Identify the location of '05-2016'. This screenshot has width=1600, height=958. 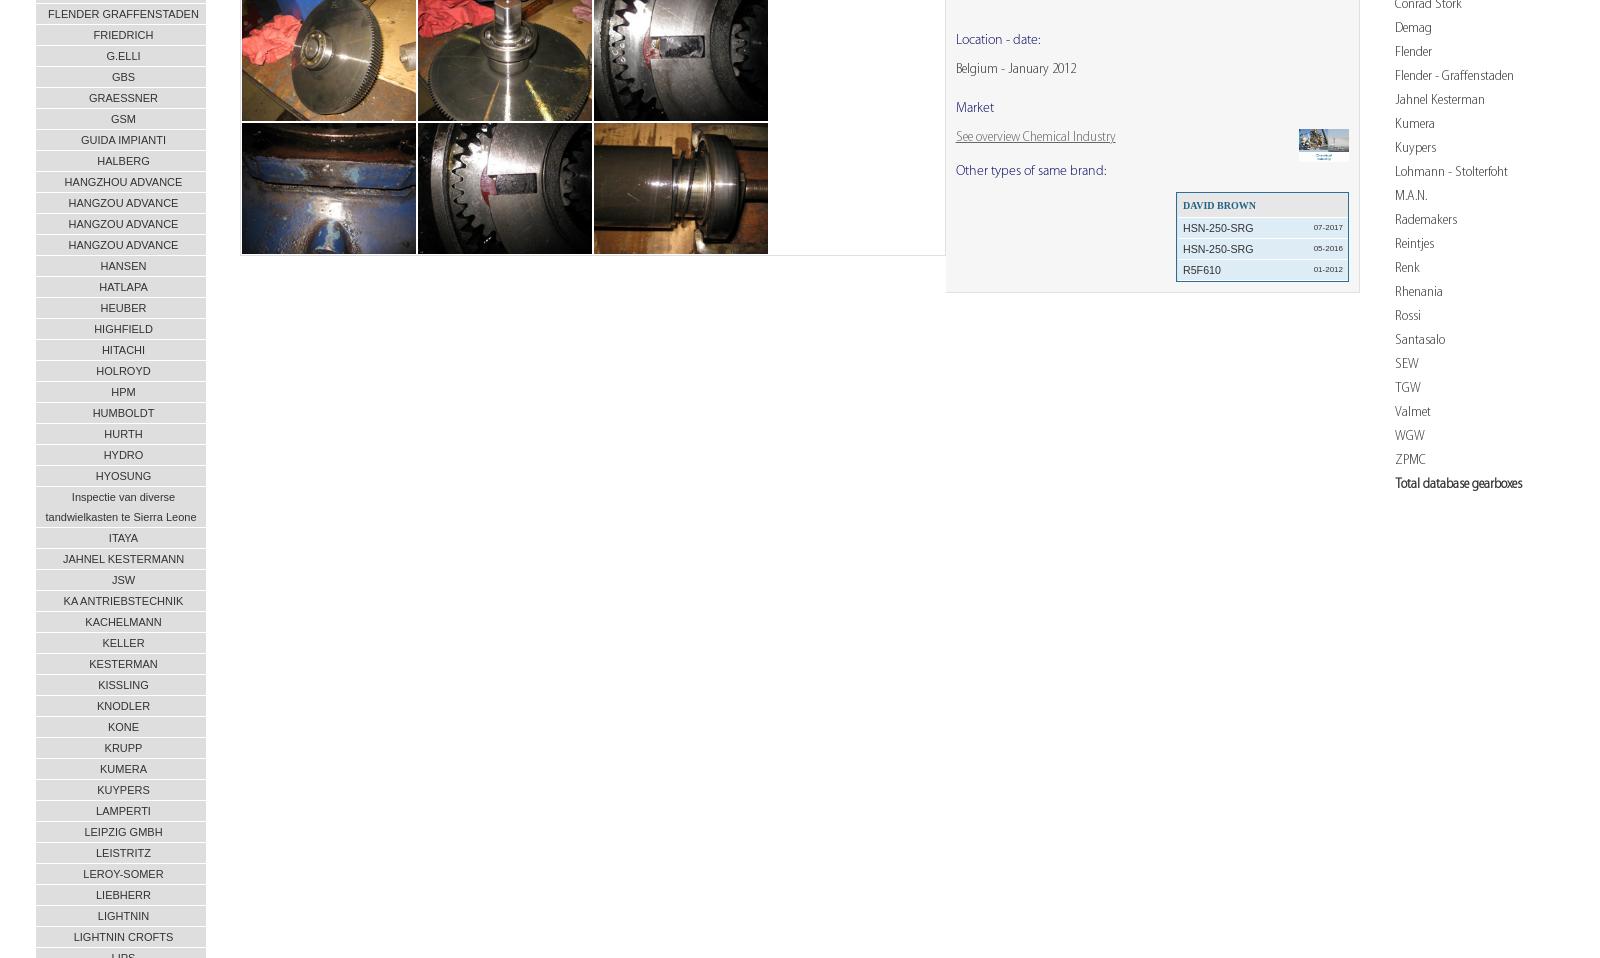
(1311, 247).